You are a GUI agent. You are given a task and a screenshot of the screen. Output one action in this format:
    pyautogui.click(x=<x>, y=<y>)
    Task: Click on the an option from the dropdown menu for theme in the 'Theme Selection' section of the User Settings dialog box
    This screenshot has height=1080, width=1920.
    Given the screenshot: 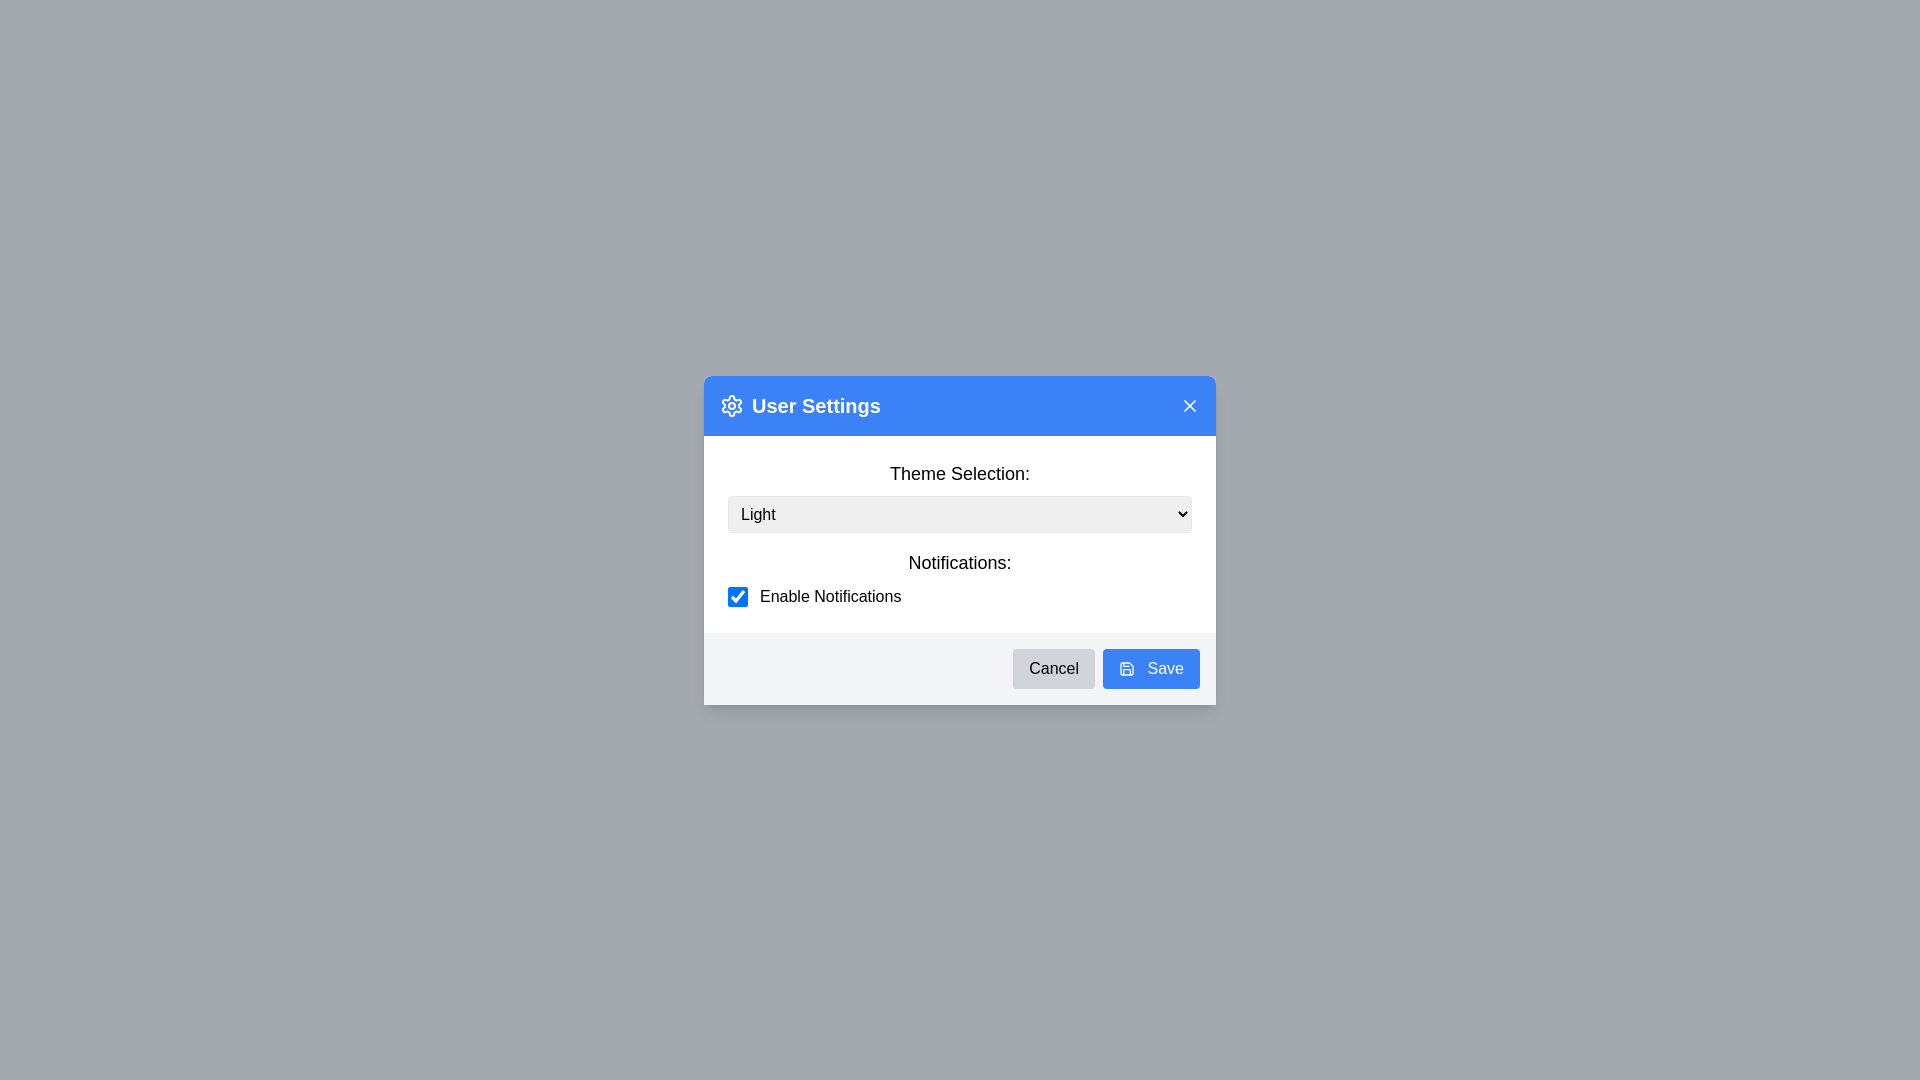 What is the action you would take?
    pyautogui.click(x=960, y=532)
    